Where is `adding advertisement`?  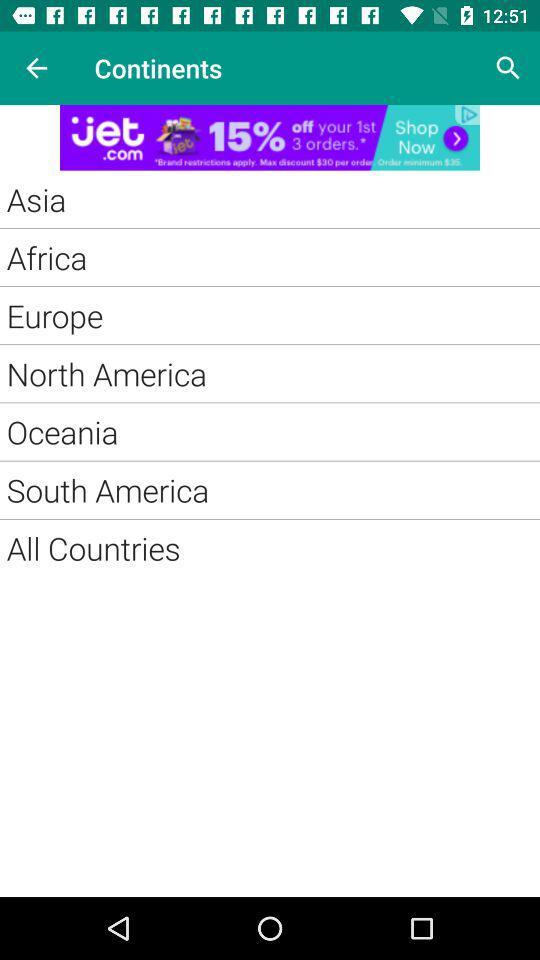 adding advertisement is located at coordinates (270, 136).